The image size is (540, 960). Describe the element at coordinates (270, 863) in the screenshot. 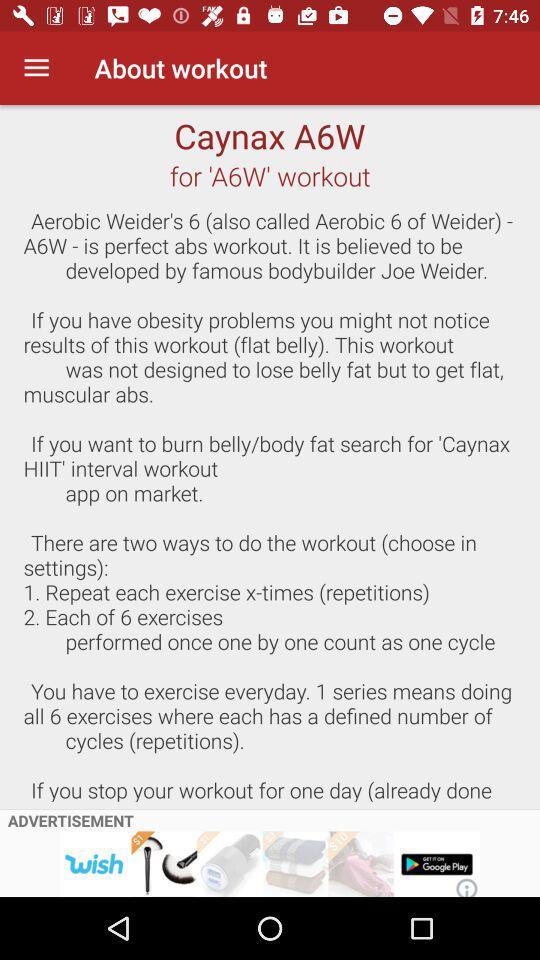

I see `voew advertisement` at that location.